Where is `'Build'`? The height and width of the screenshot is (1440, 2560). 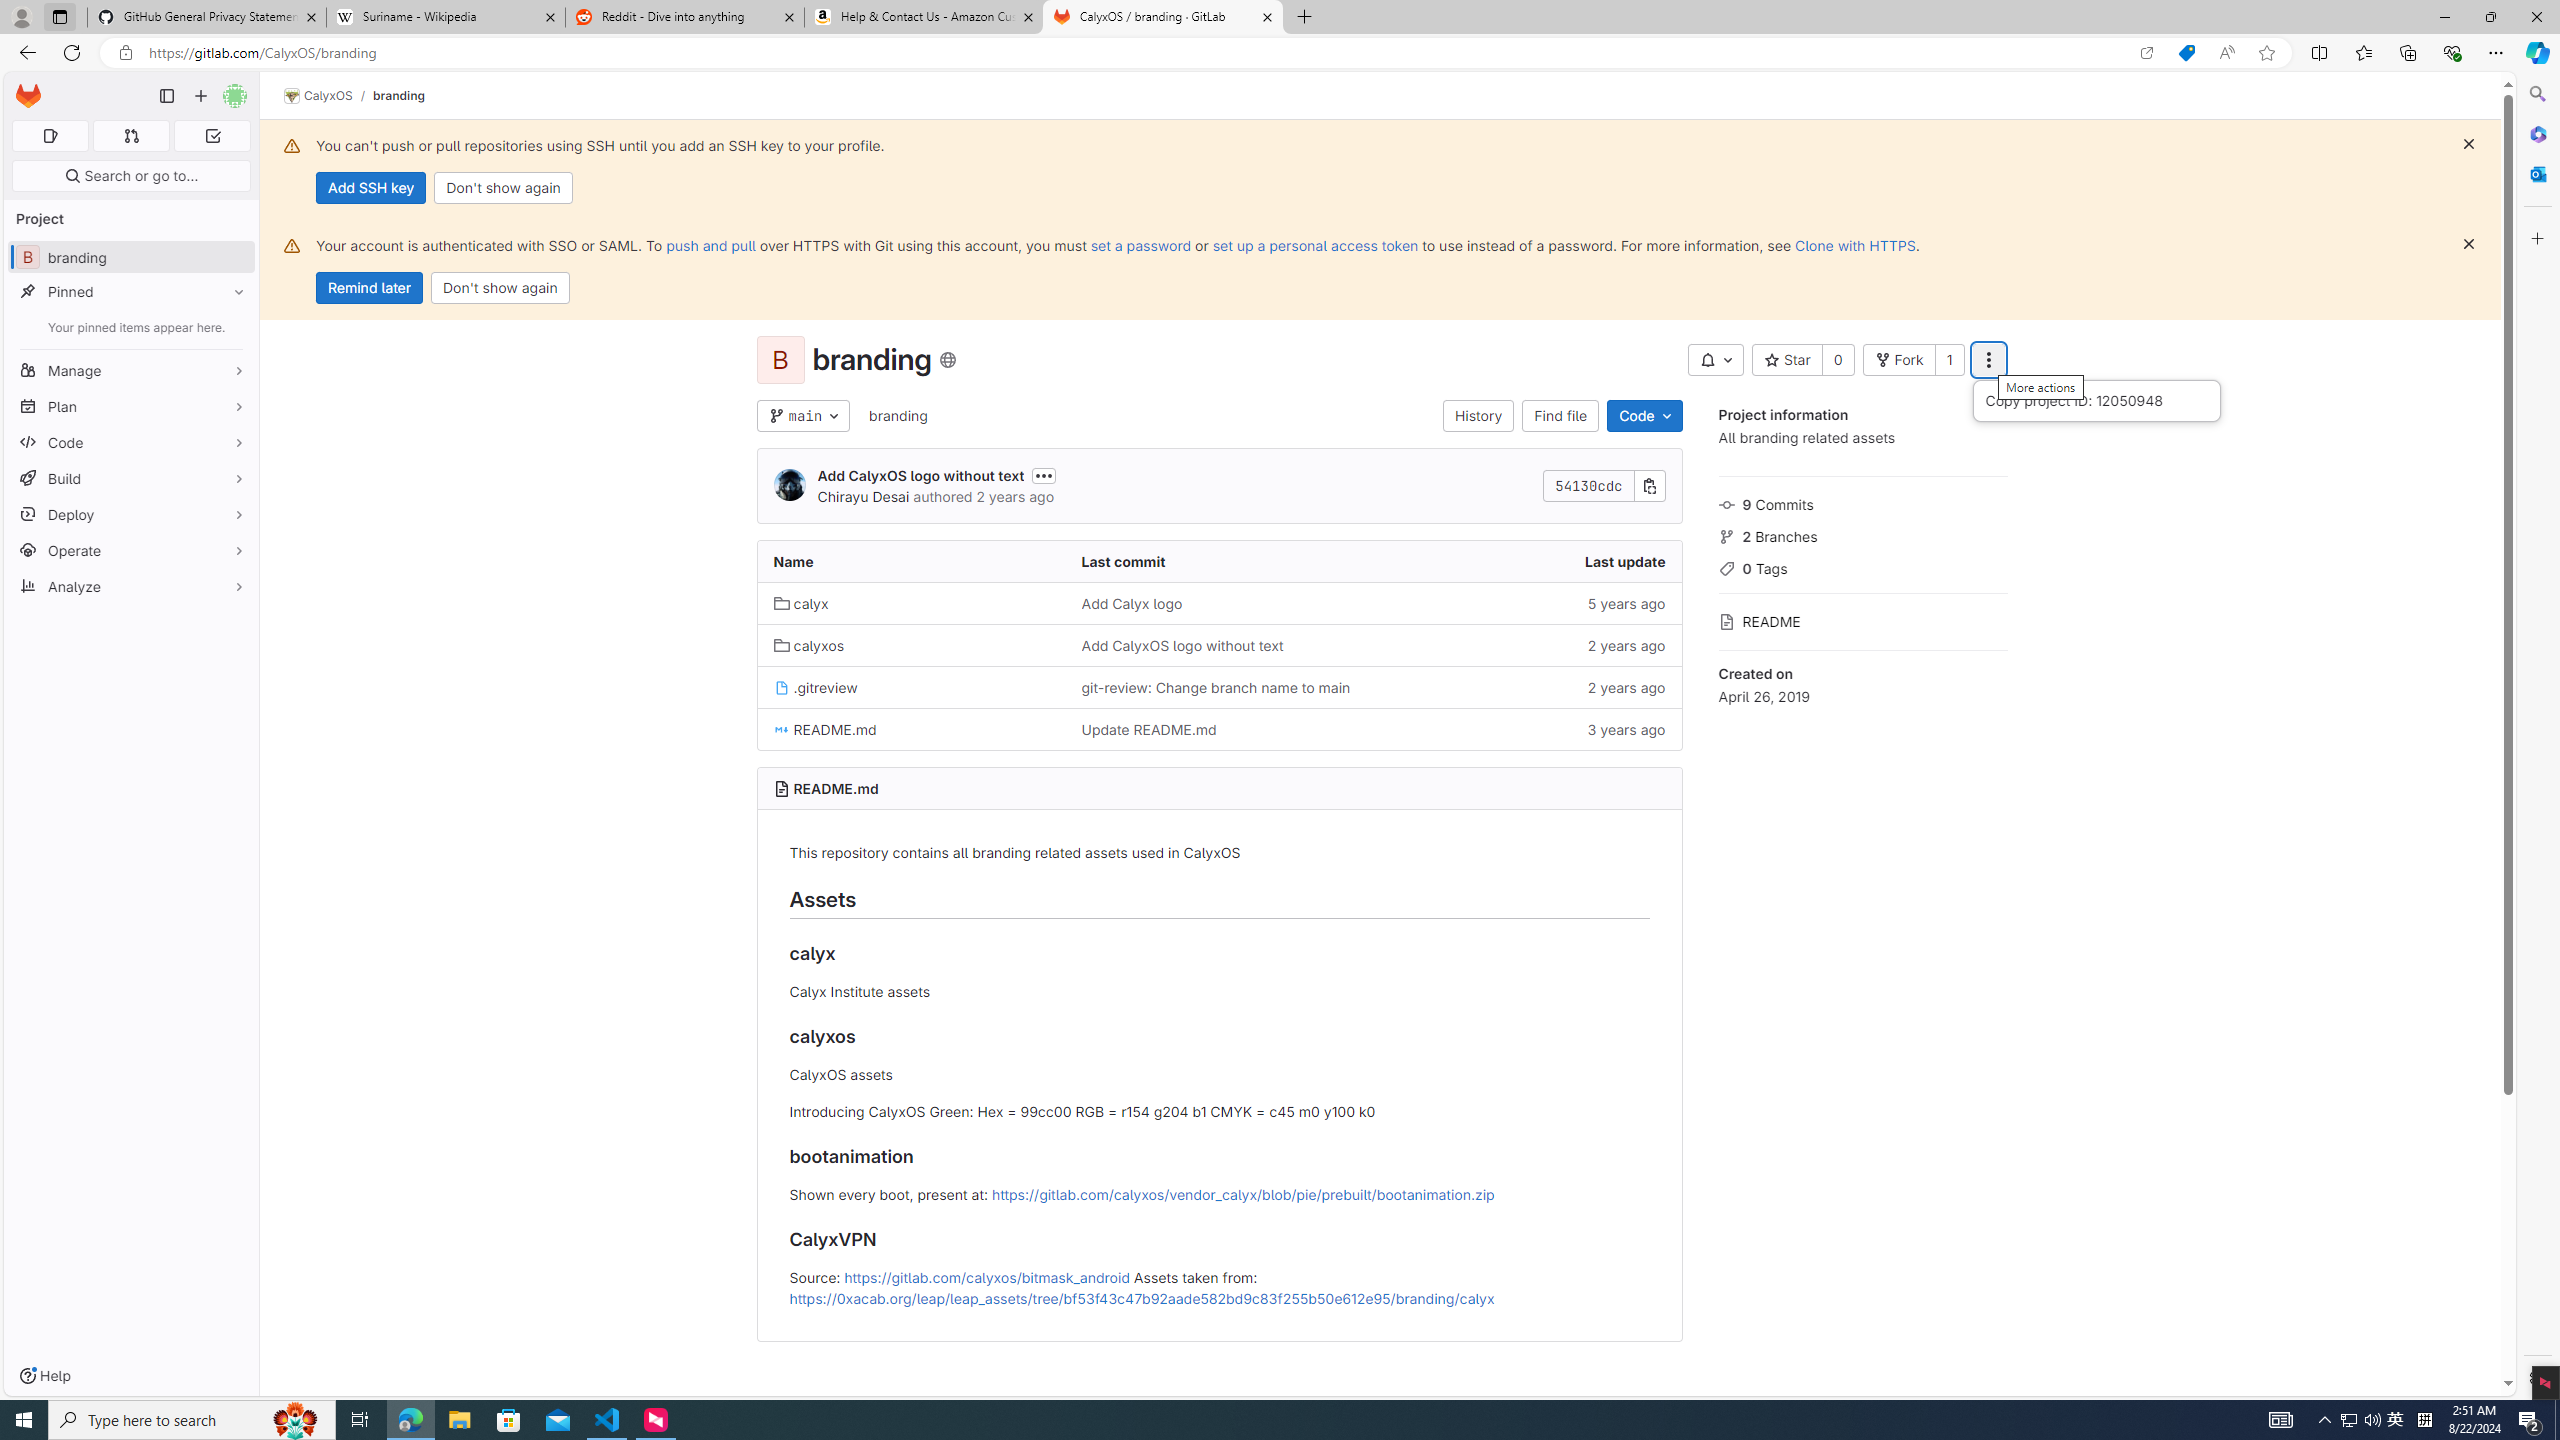
'Build' is located at coordinates (130, 478).